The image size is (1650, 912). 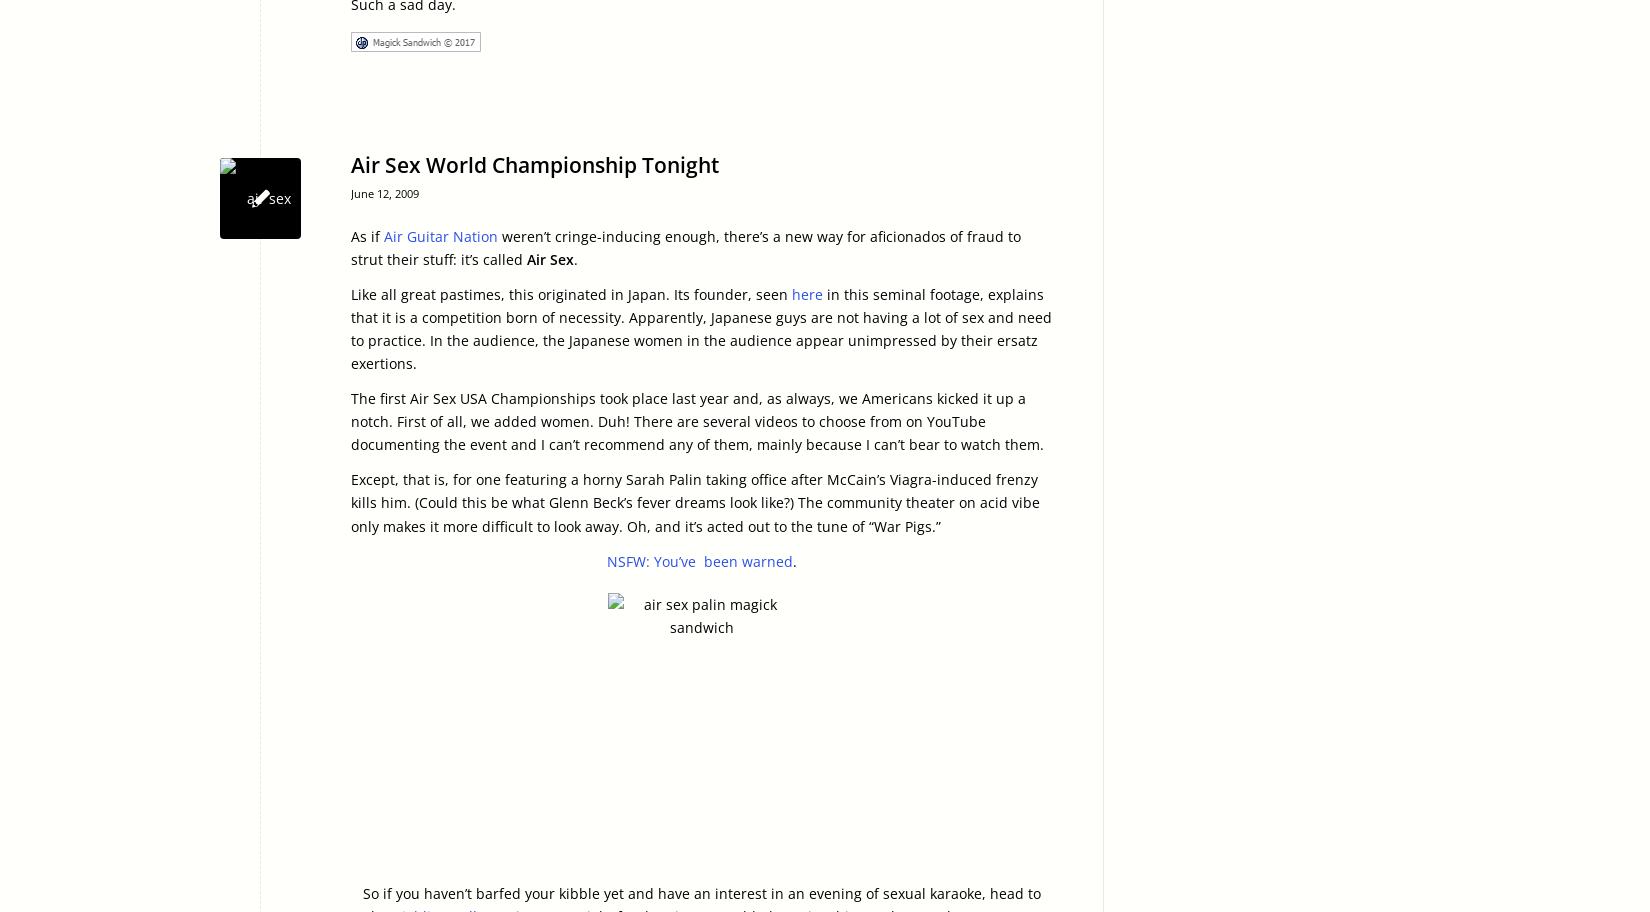 What do you see at coordinates (549, 258) in the screenshot?
I see `'Air Sex'` at bounding box center [549, 258].